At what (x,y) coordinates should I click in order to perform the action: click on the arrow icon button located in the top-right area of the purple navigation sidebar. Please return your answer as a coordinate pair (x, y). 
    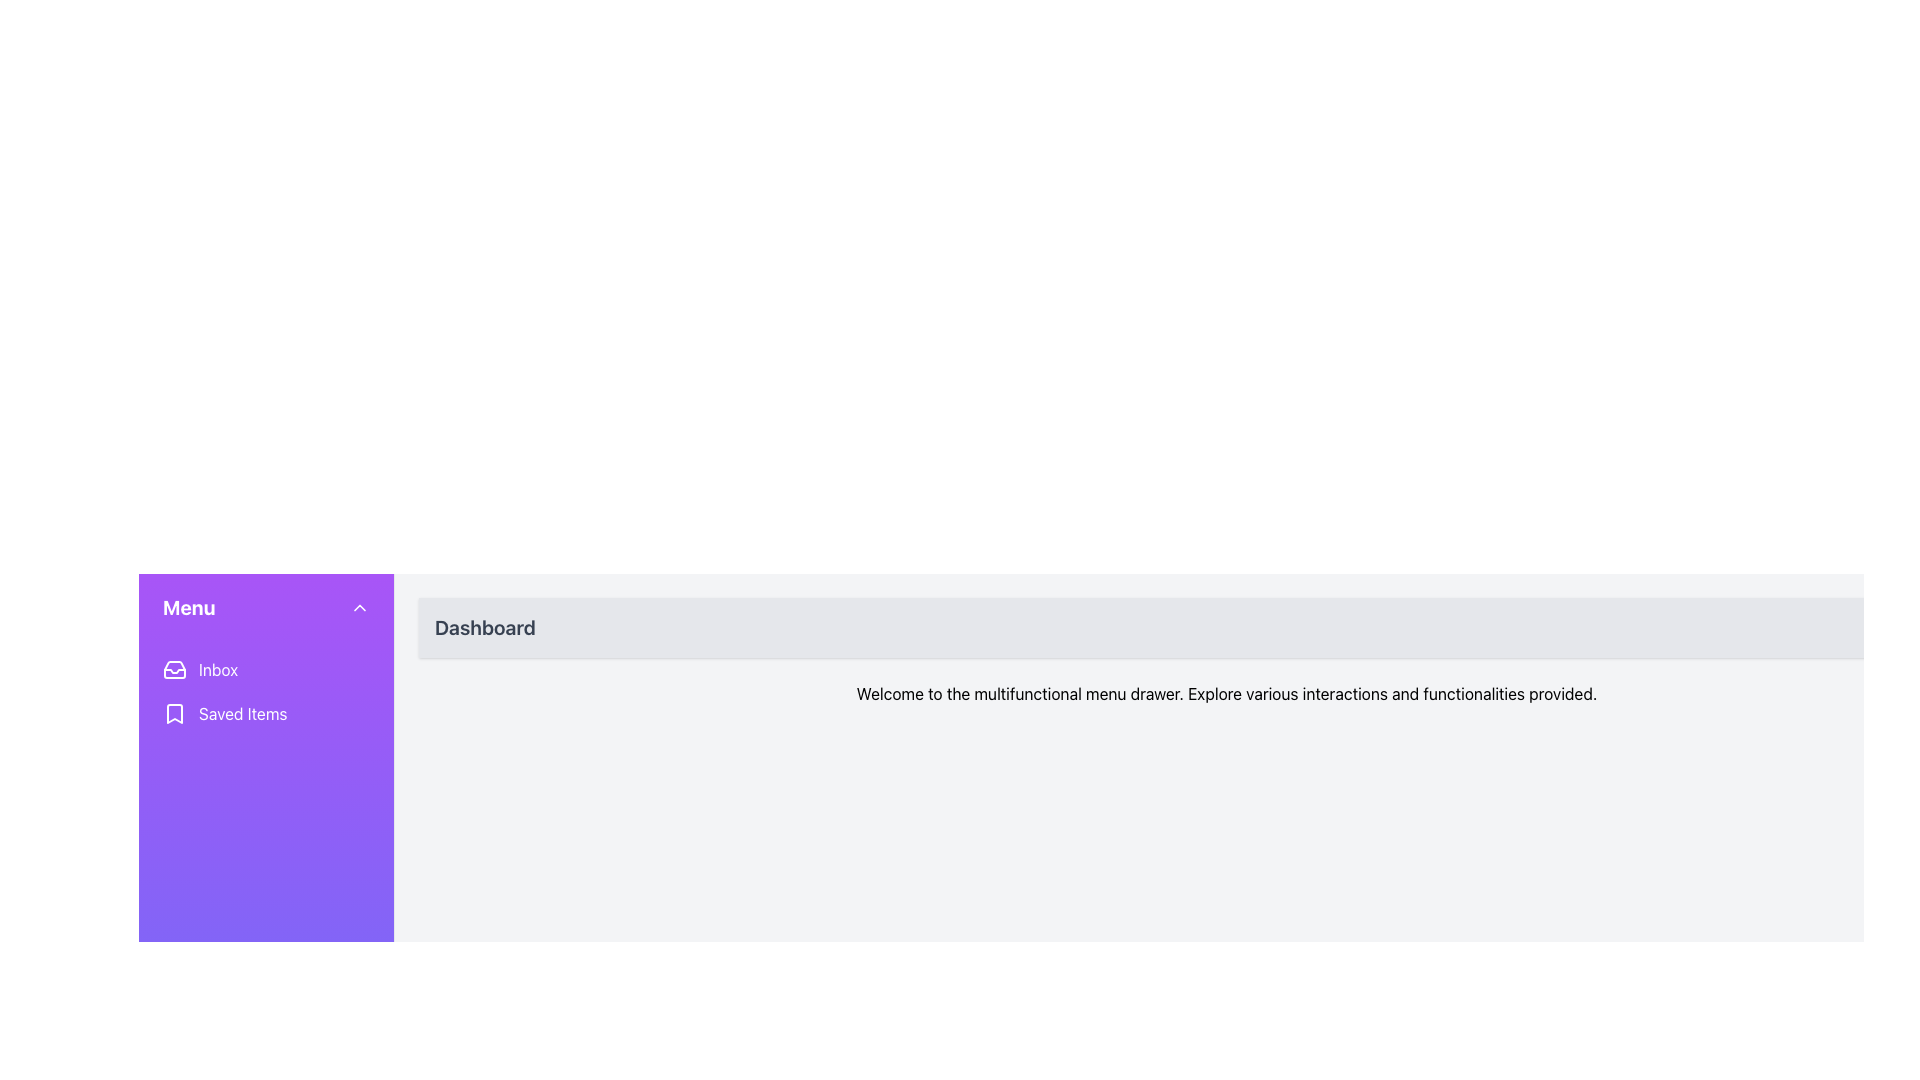
    Looking at the image, I should click on (360, 607).